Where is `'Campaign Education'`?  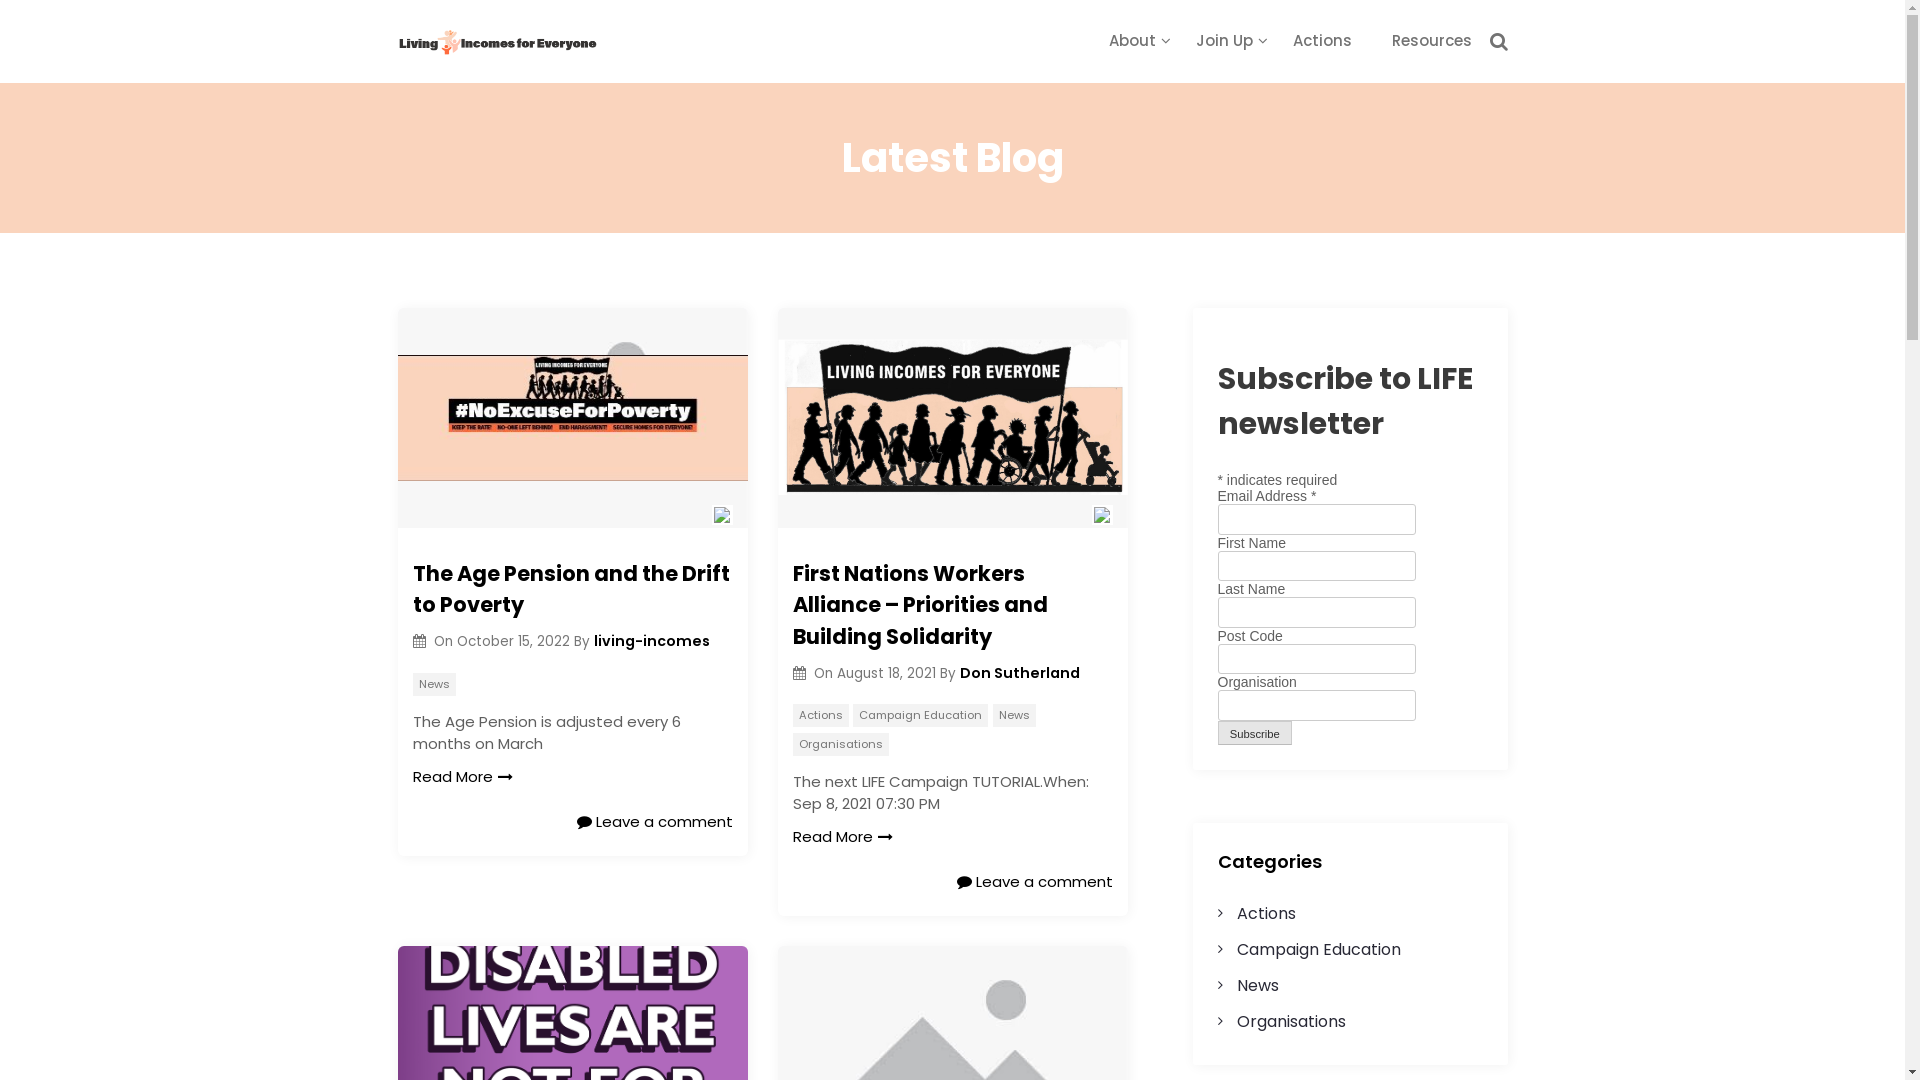
'Campaign Education' is located at coordinates (919, 714).